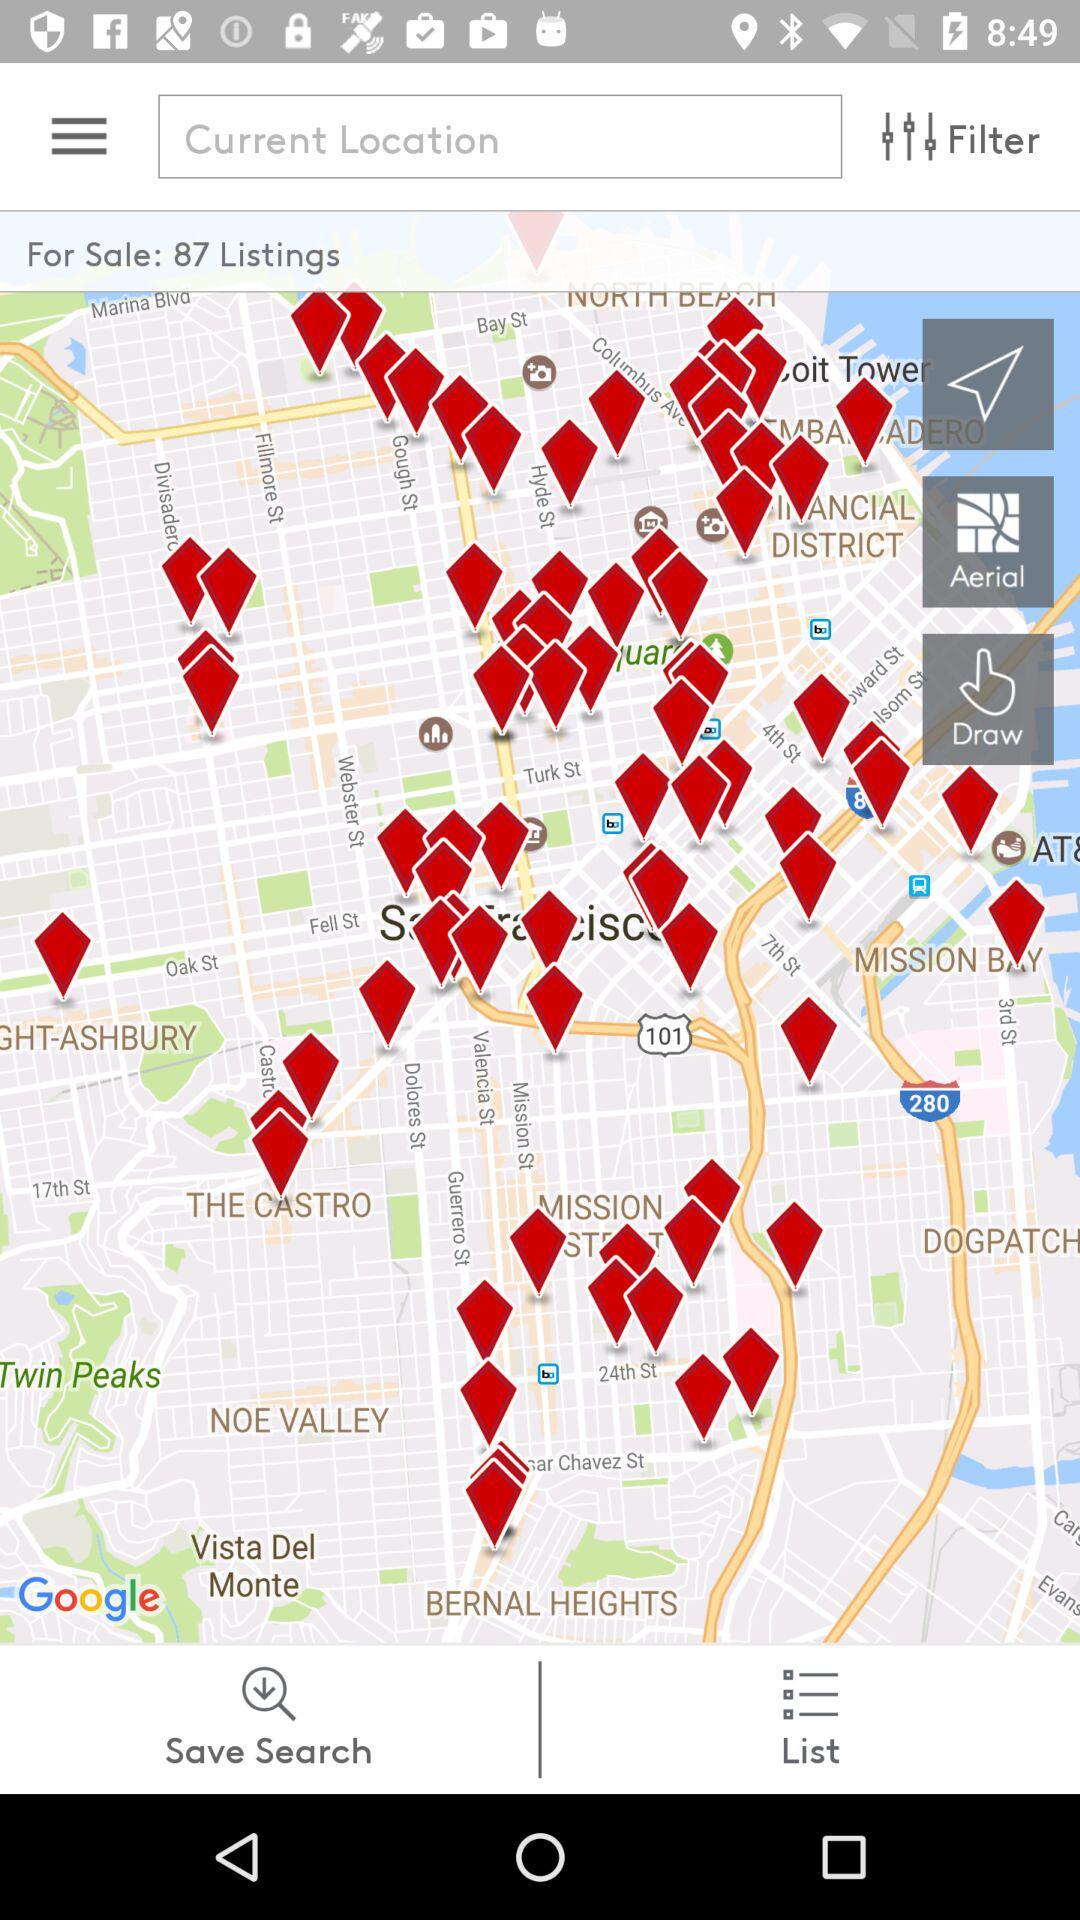 The height and width of the screenshot is (1920, 1080). I want to click on the icon at the center, so click(540, 925).